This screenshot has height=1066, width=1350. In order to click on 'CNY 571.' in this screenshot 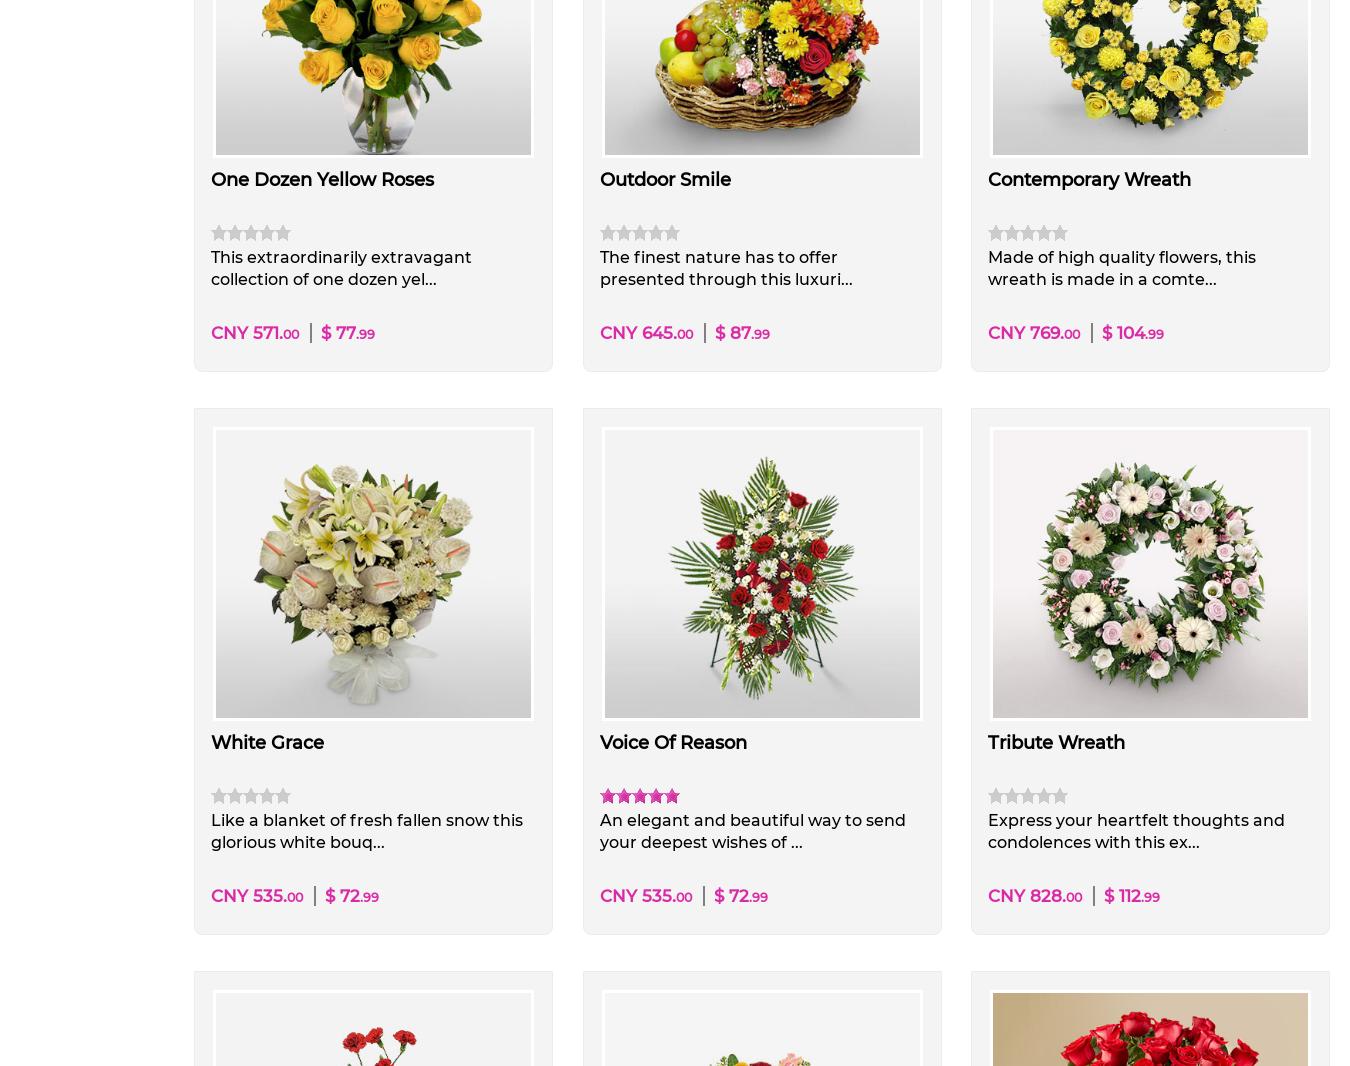, I will do `click(211, 333)`.